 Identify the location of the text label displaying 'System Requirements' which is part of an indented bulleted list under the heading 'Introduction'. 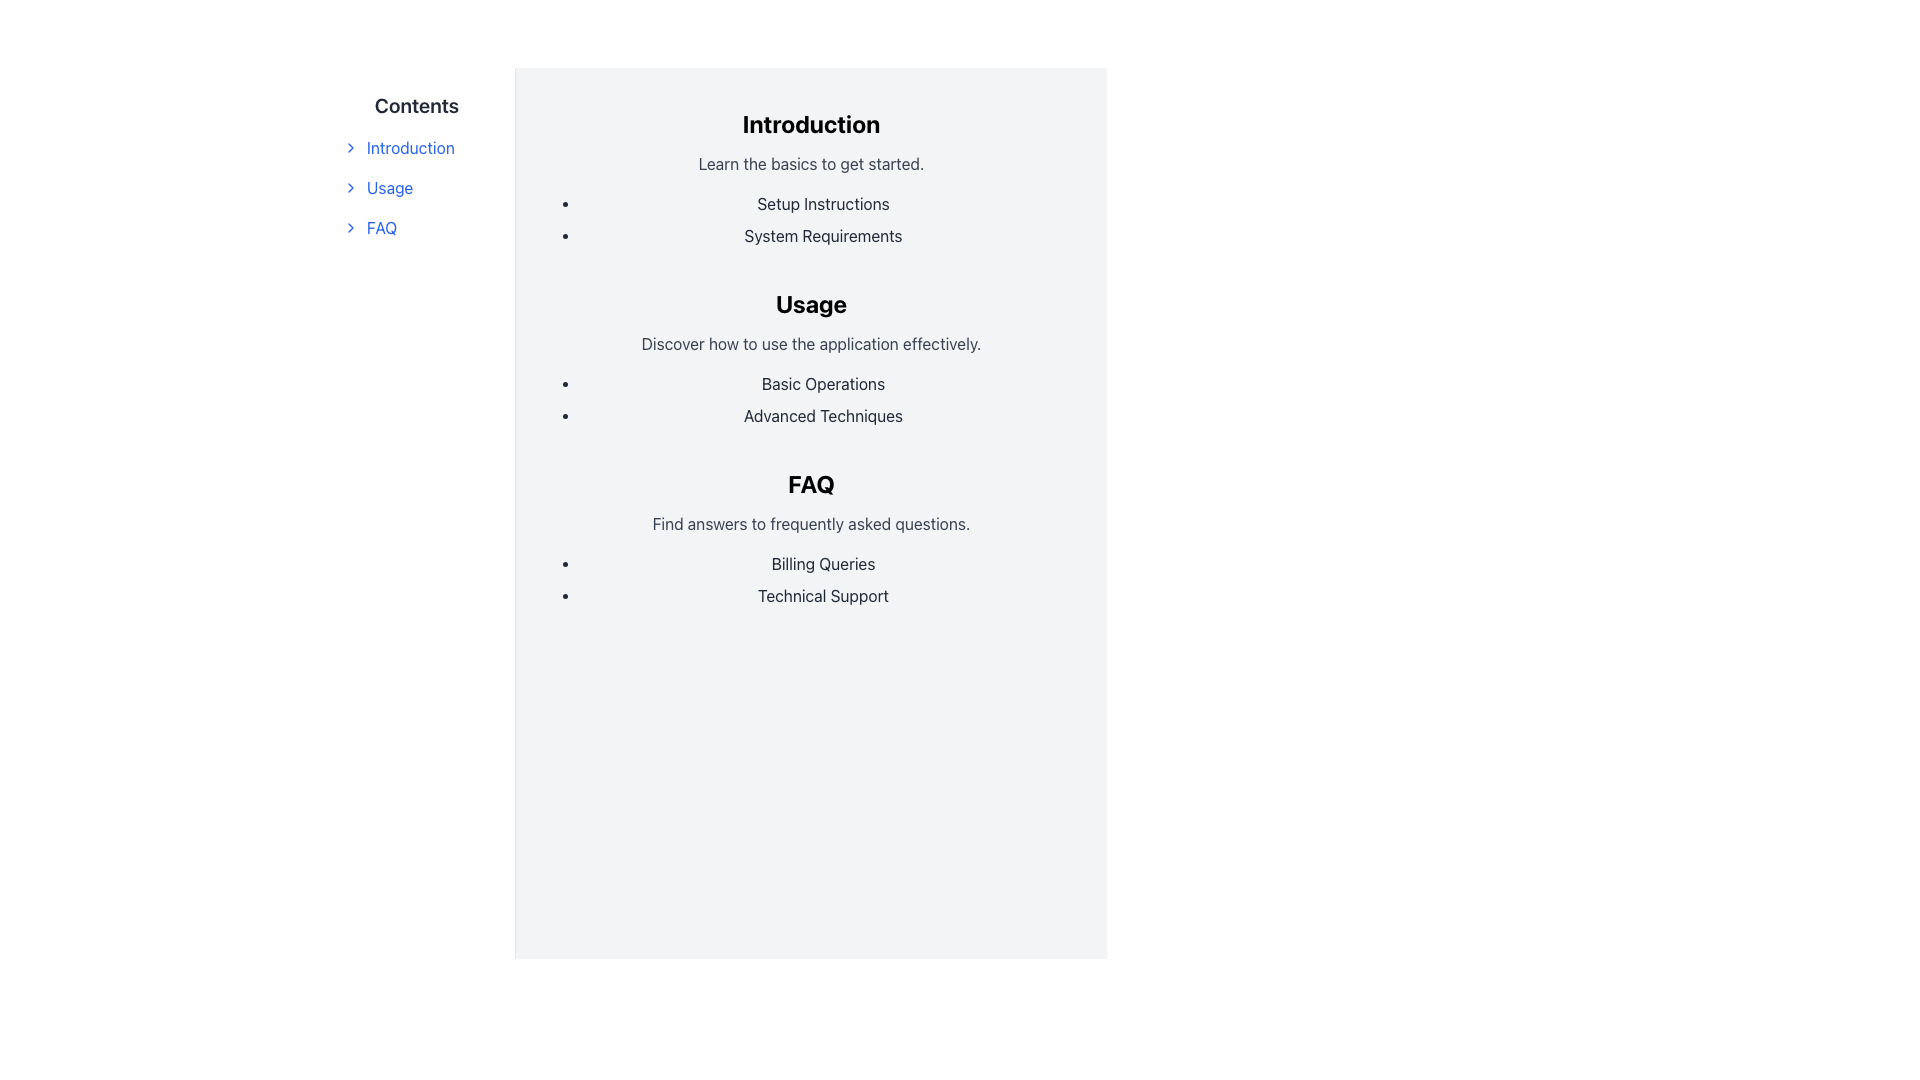
(823, 234).